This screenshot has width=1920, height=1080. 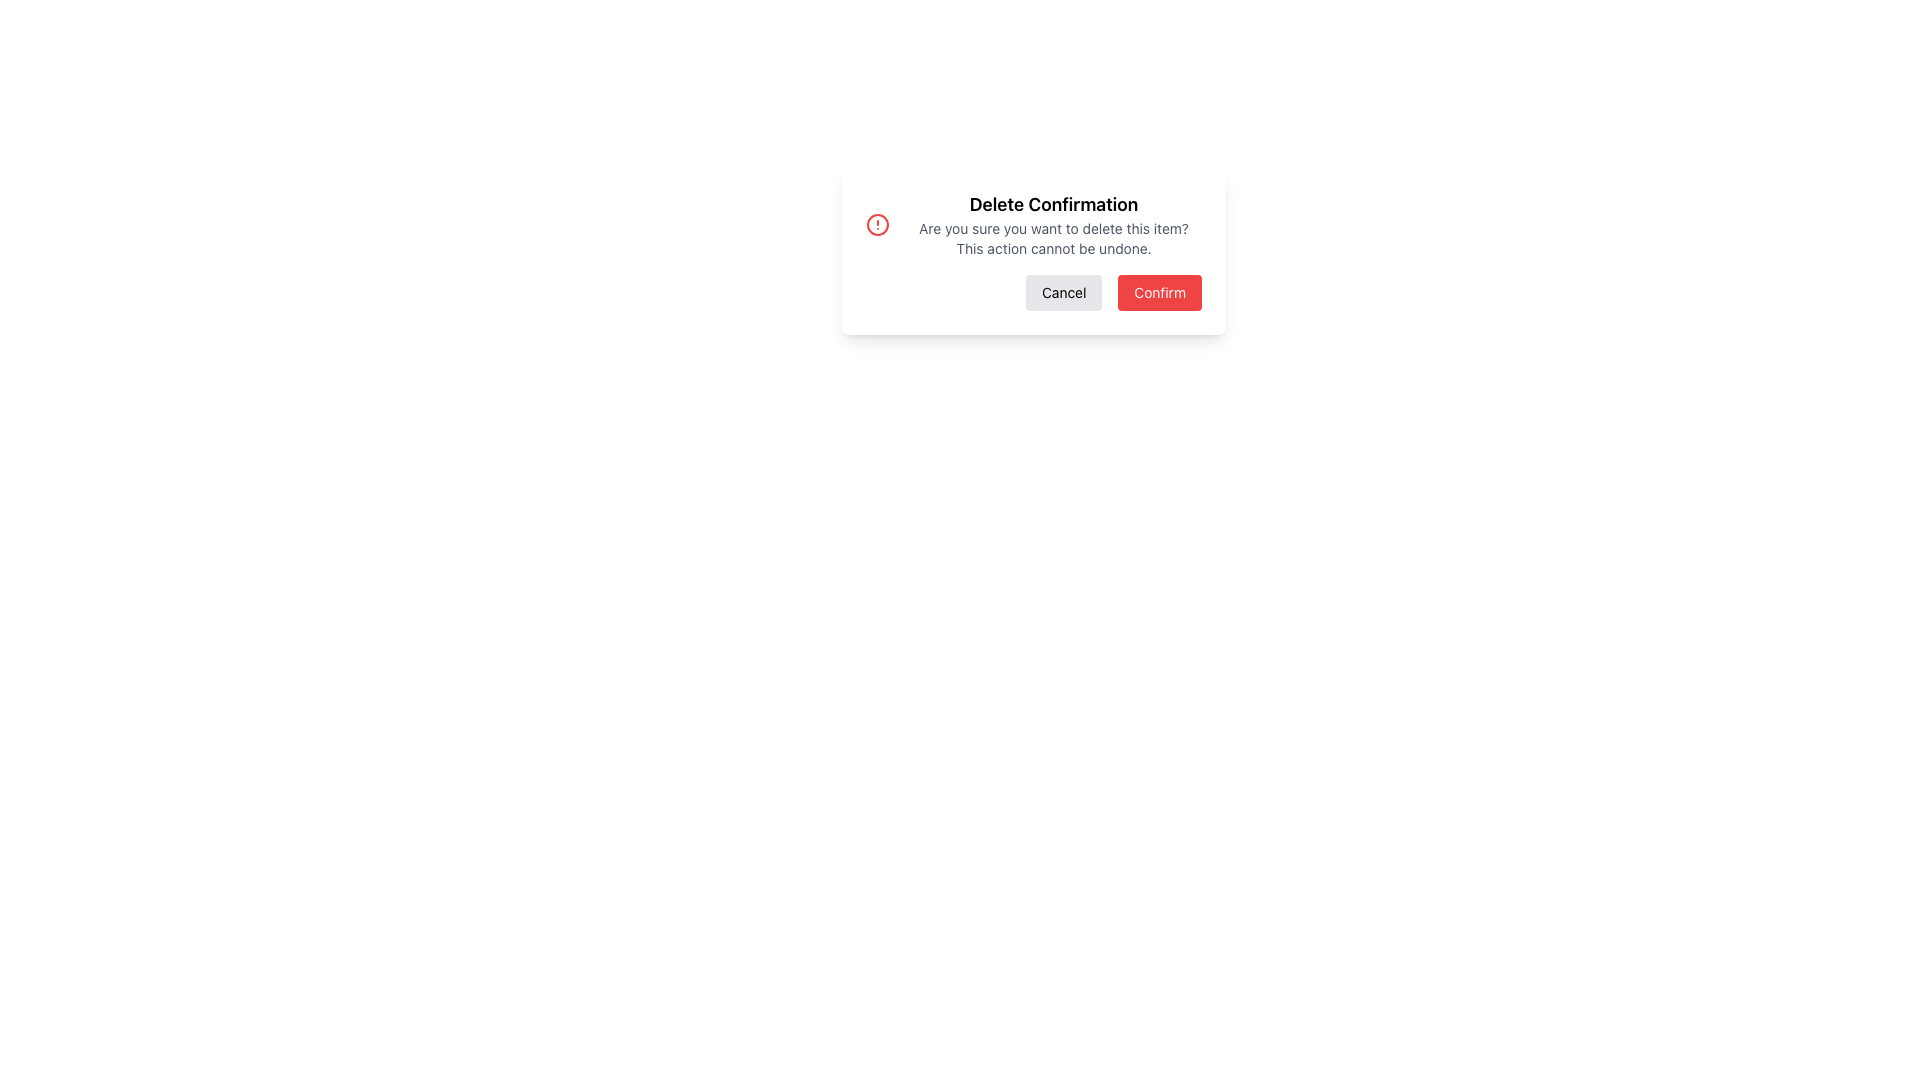 I want to click on the decorative graphic circle that serves as a visual indicator for alerts in the upper-left section of the modal dialog titled 'Delete Confirmation', so click(x=878, y=224).